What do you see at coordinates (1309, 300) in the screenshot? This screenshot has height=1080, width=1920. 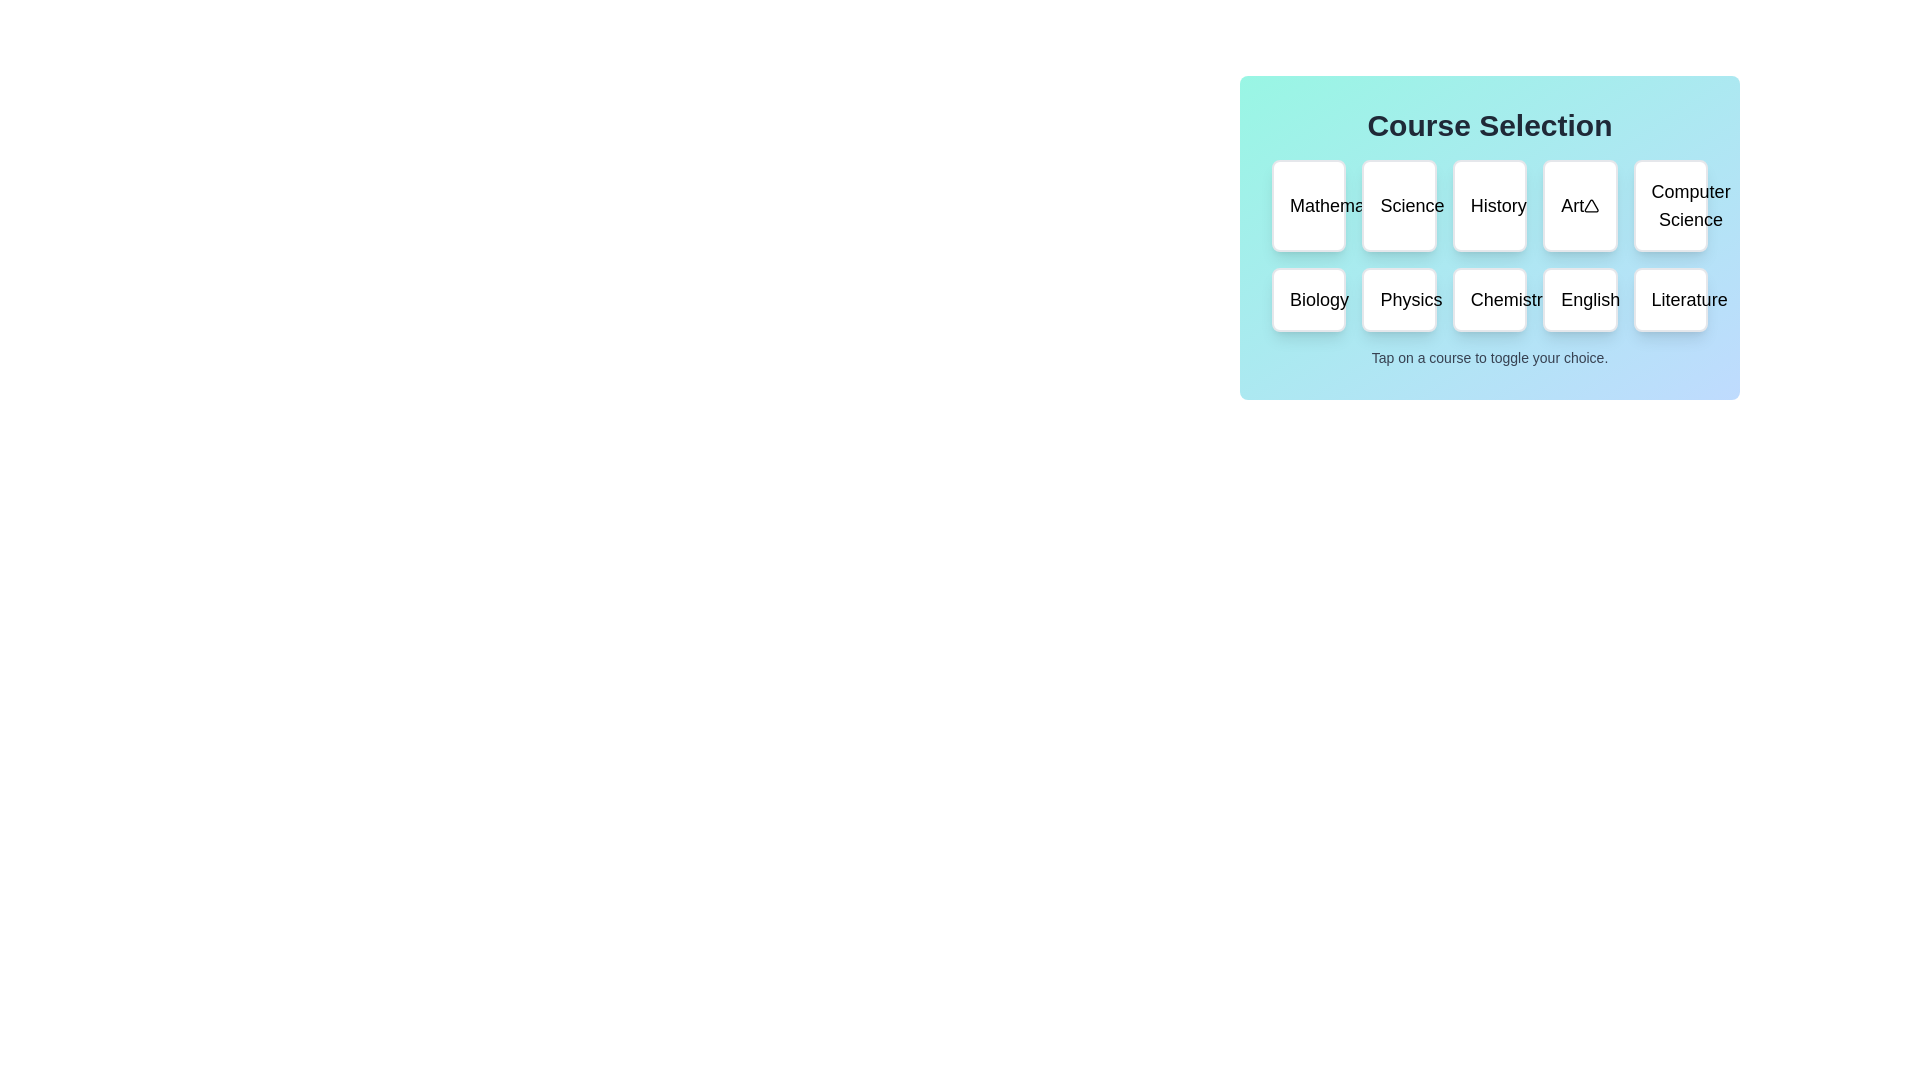 I see `the course Biology` at bounding box center [1309, 300].